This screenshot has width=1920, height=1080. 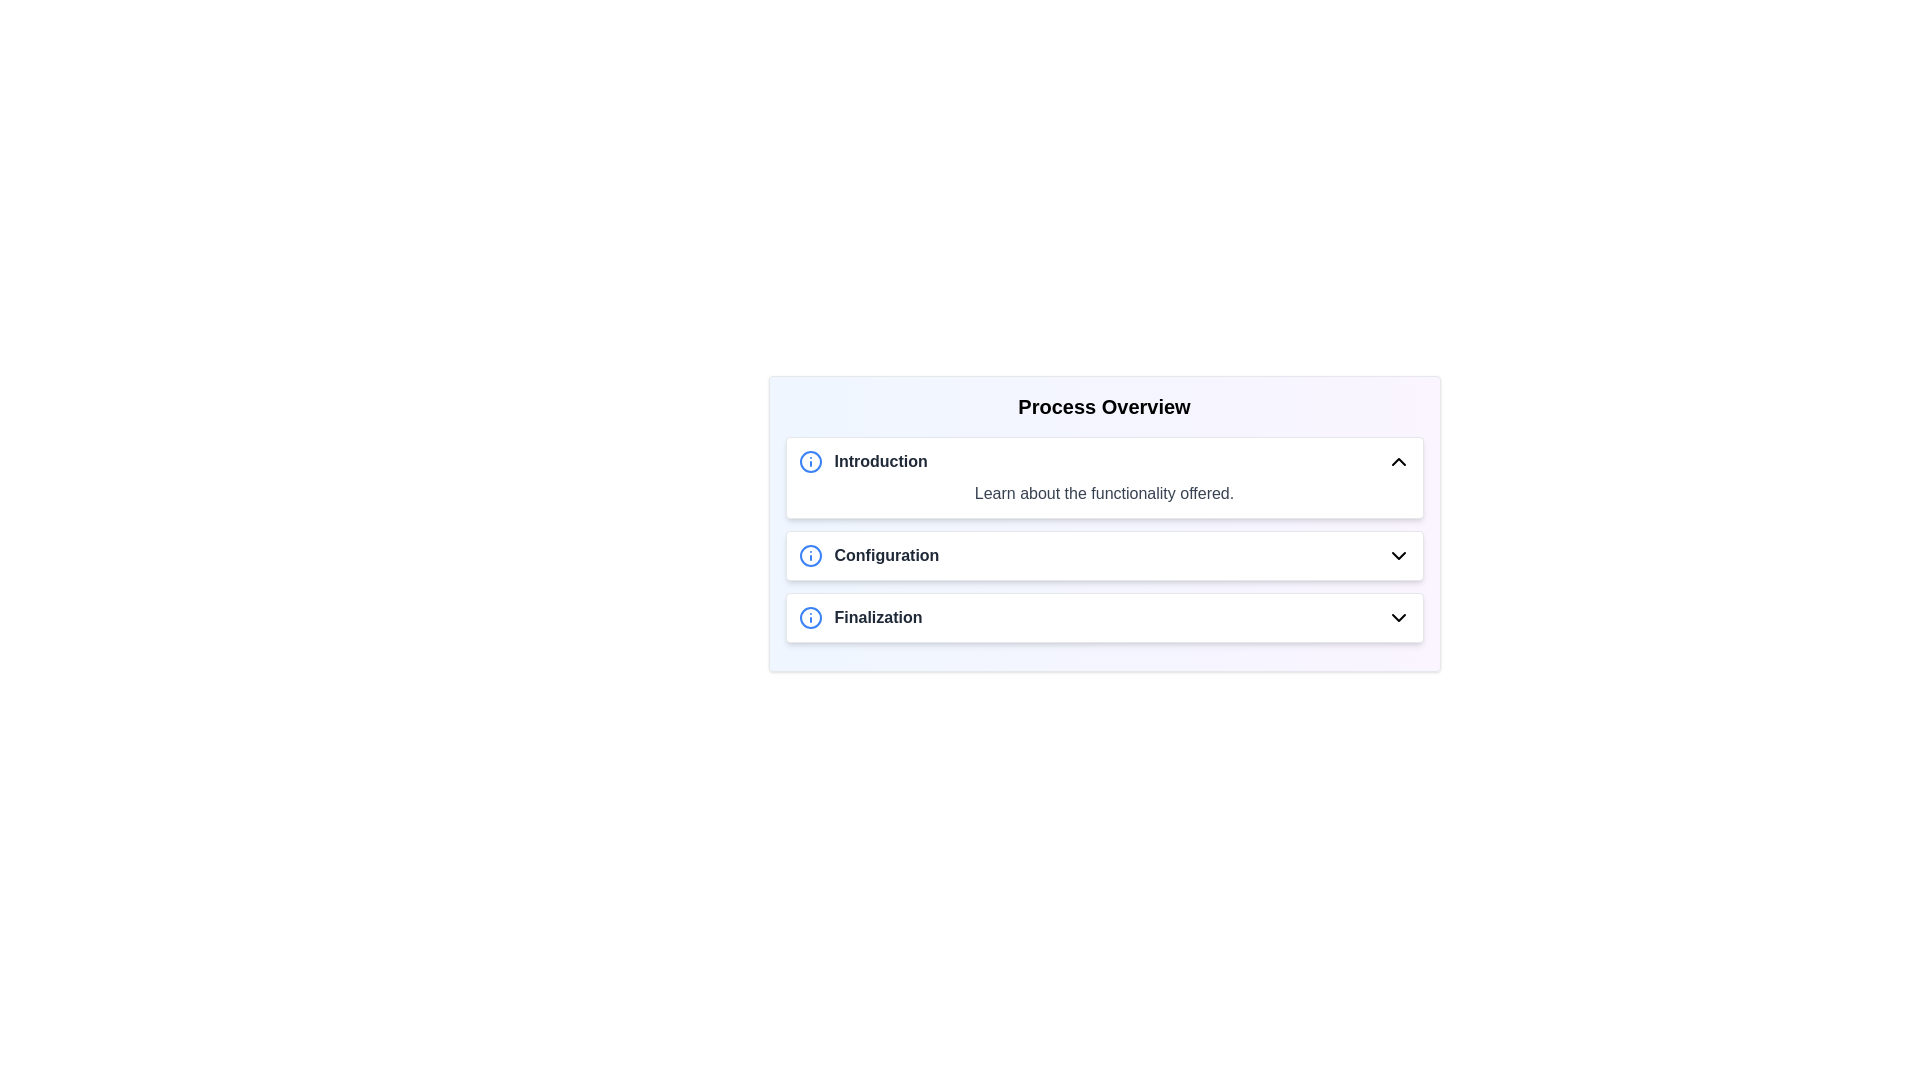 What do you see at coordinates (1103, 406) in the screenshot?
I see `the bold, centered text element reading 'Process Overview' which is styled with a large font size and black font color, positioned above a list of sections` at bounding box center [1103, 406].